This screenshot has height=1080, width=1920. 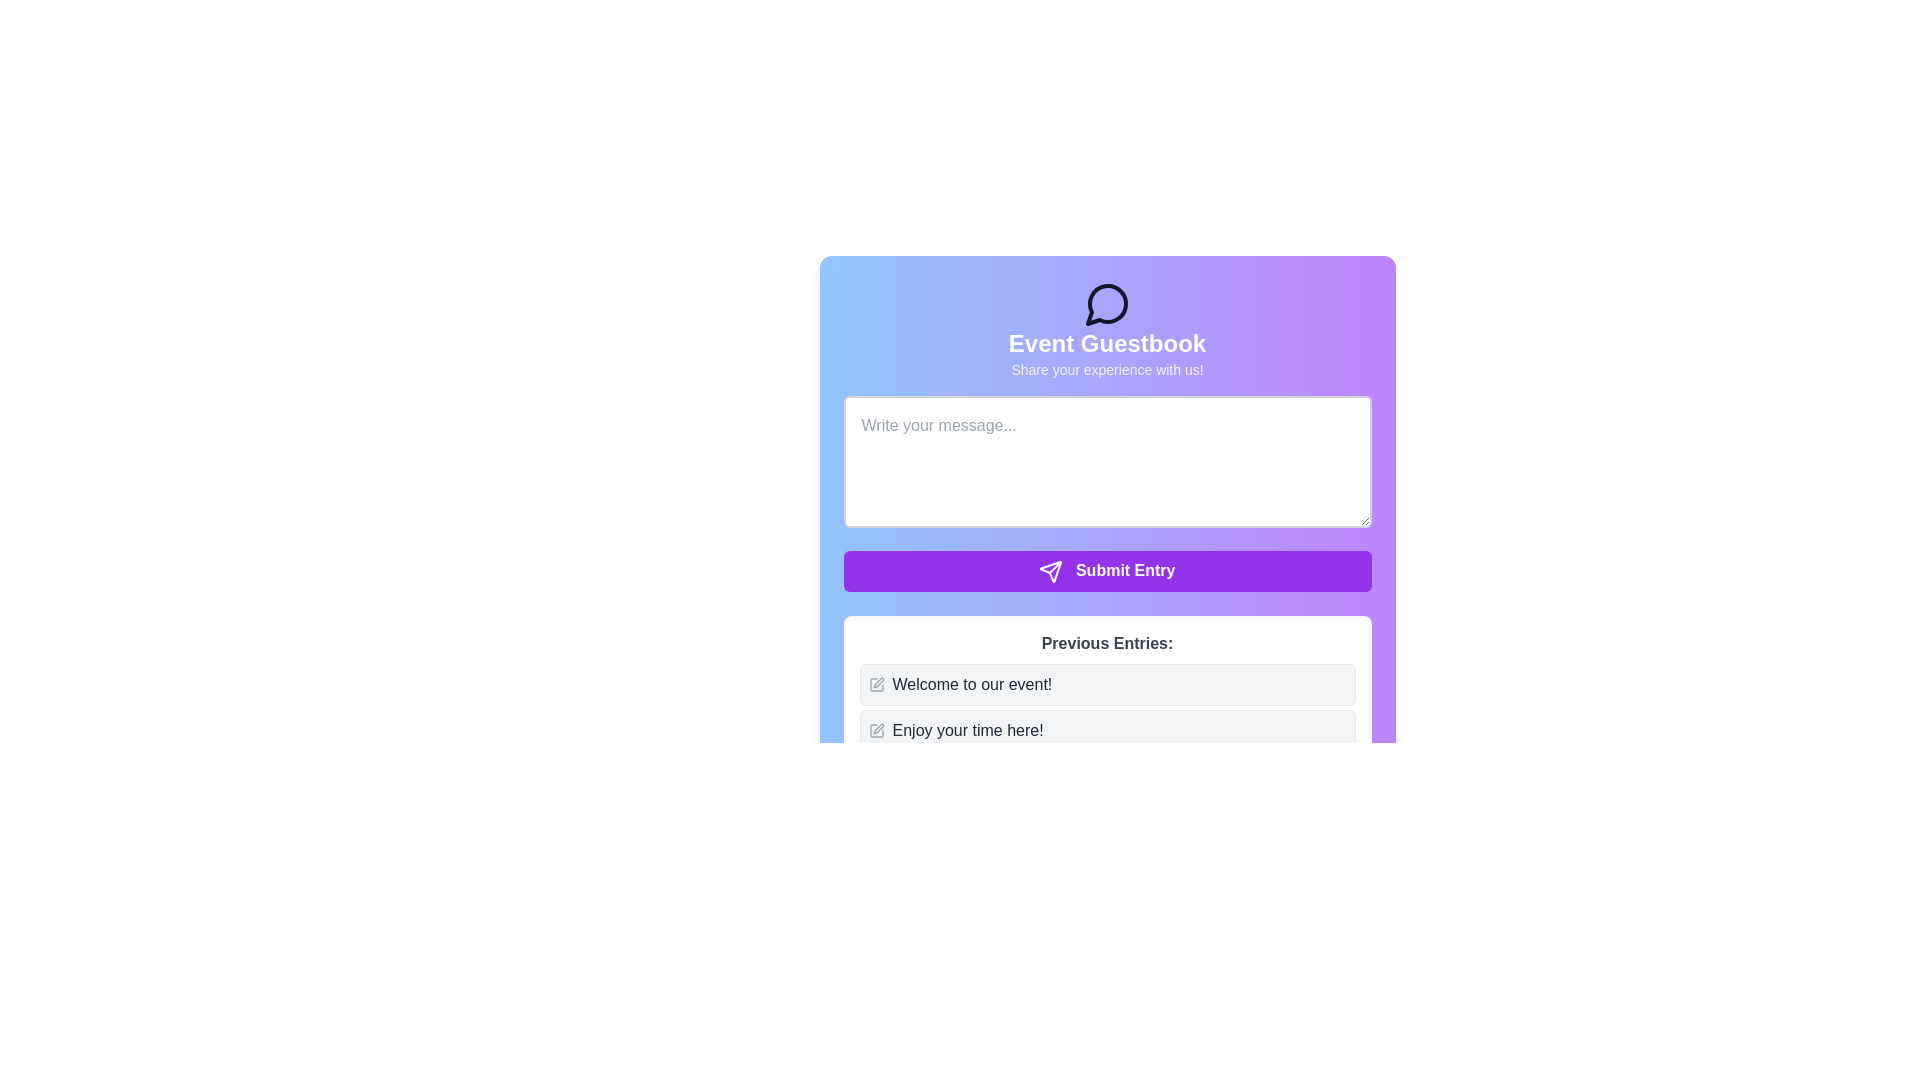 What do you see at coordinates (876, 730) in the screenshot?
I see `the minimalistic square icon with rounded edges located in the 'Previous Entries' section near the text 'Enjoy your time here!'` at bounding box center [876, 730].